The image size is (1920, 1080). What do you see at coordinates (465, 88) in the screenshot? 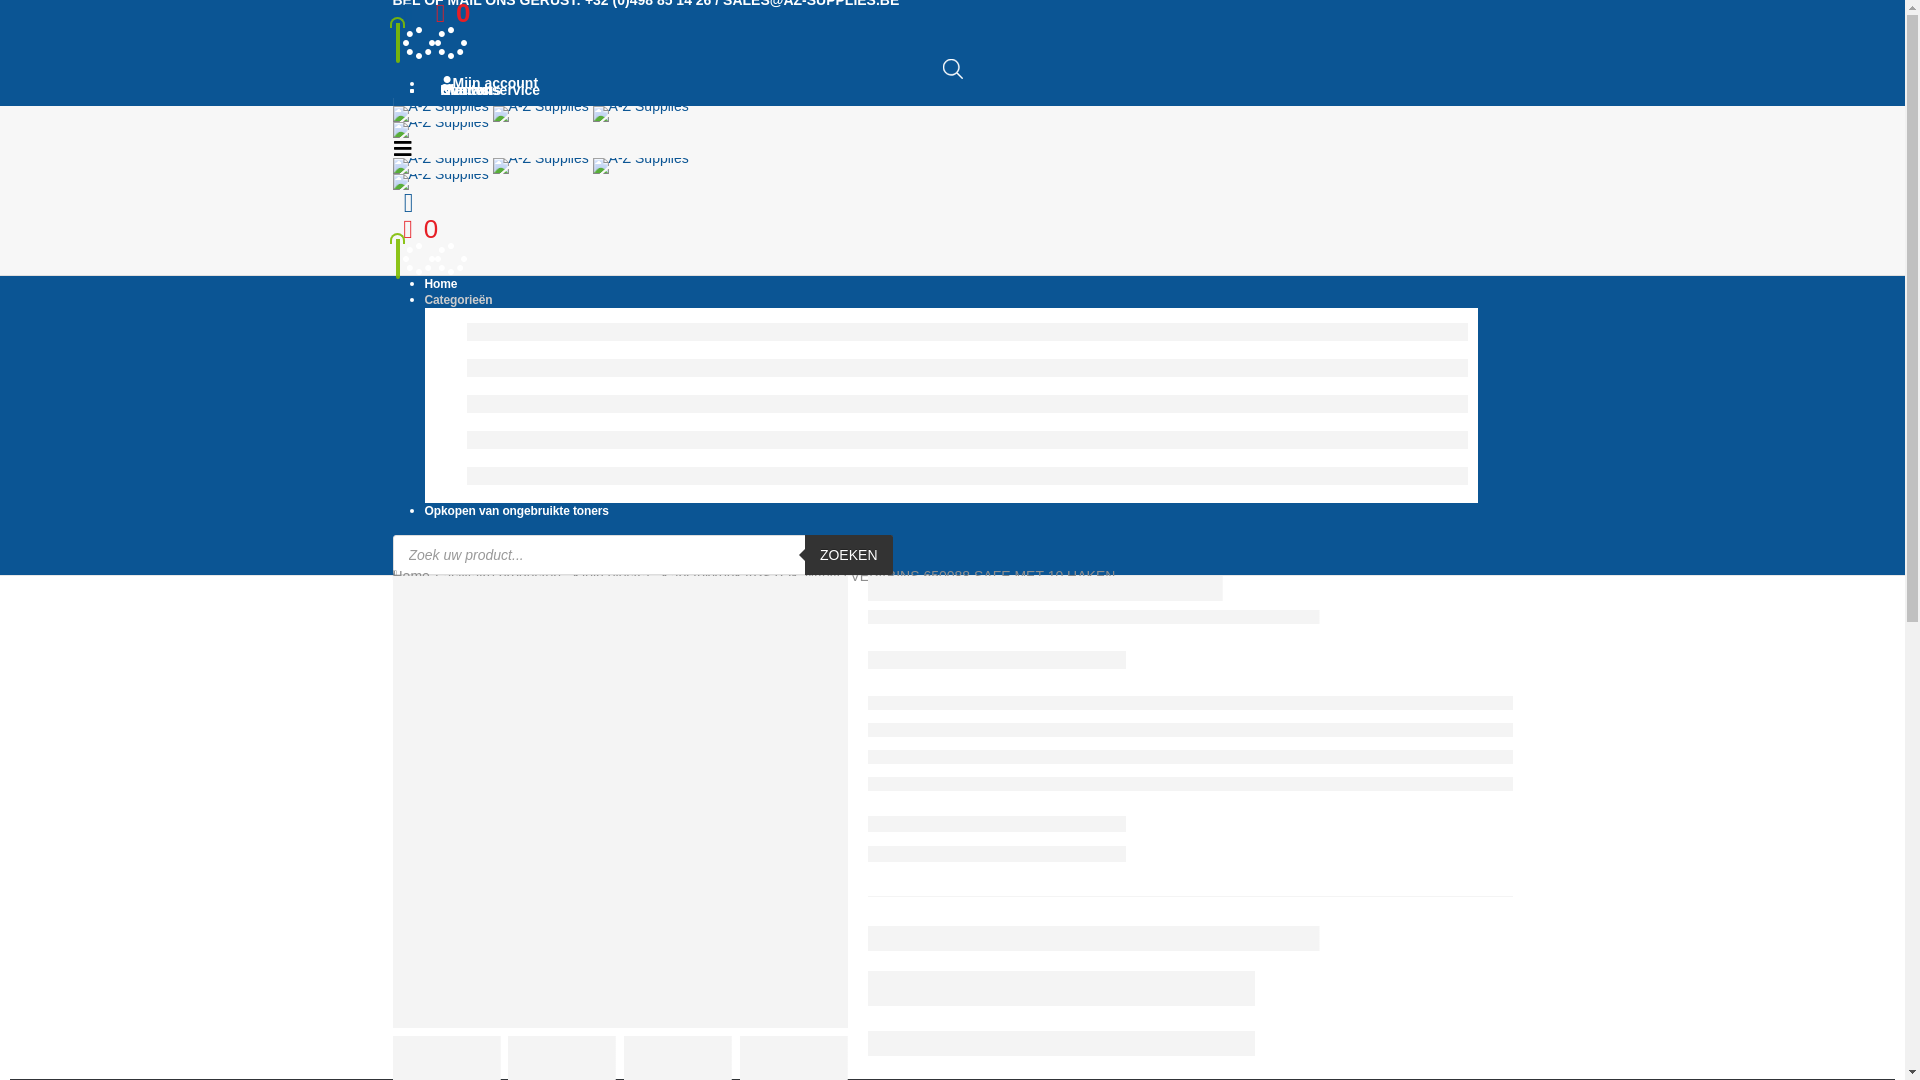
I see `'Over ons'` at bounding box center [465, 88].